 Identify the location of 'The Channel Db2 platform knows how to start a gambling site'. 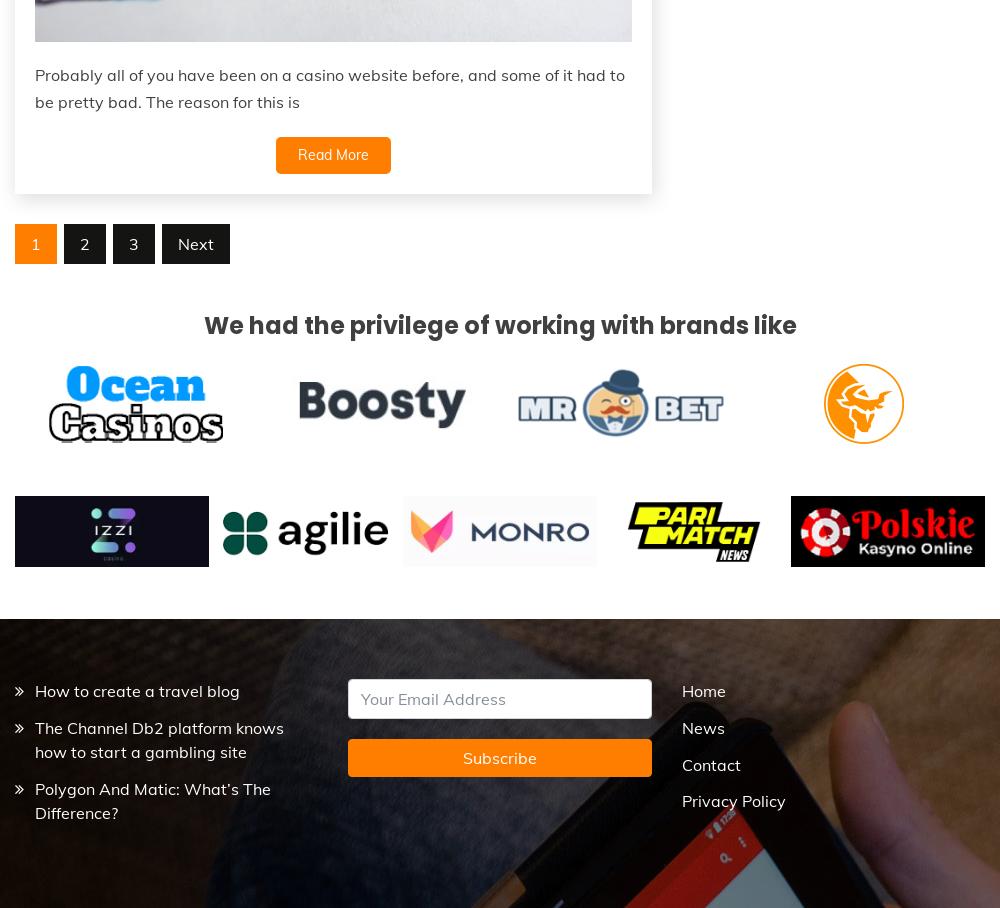
(159, 739).